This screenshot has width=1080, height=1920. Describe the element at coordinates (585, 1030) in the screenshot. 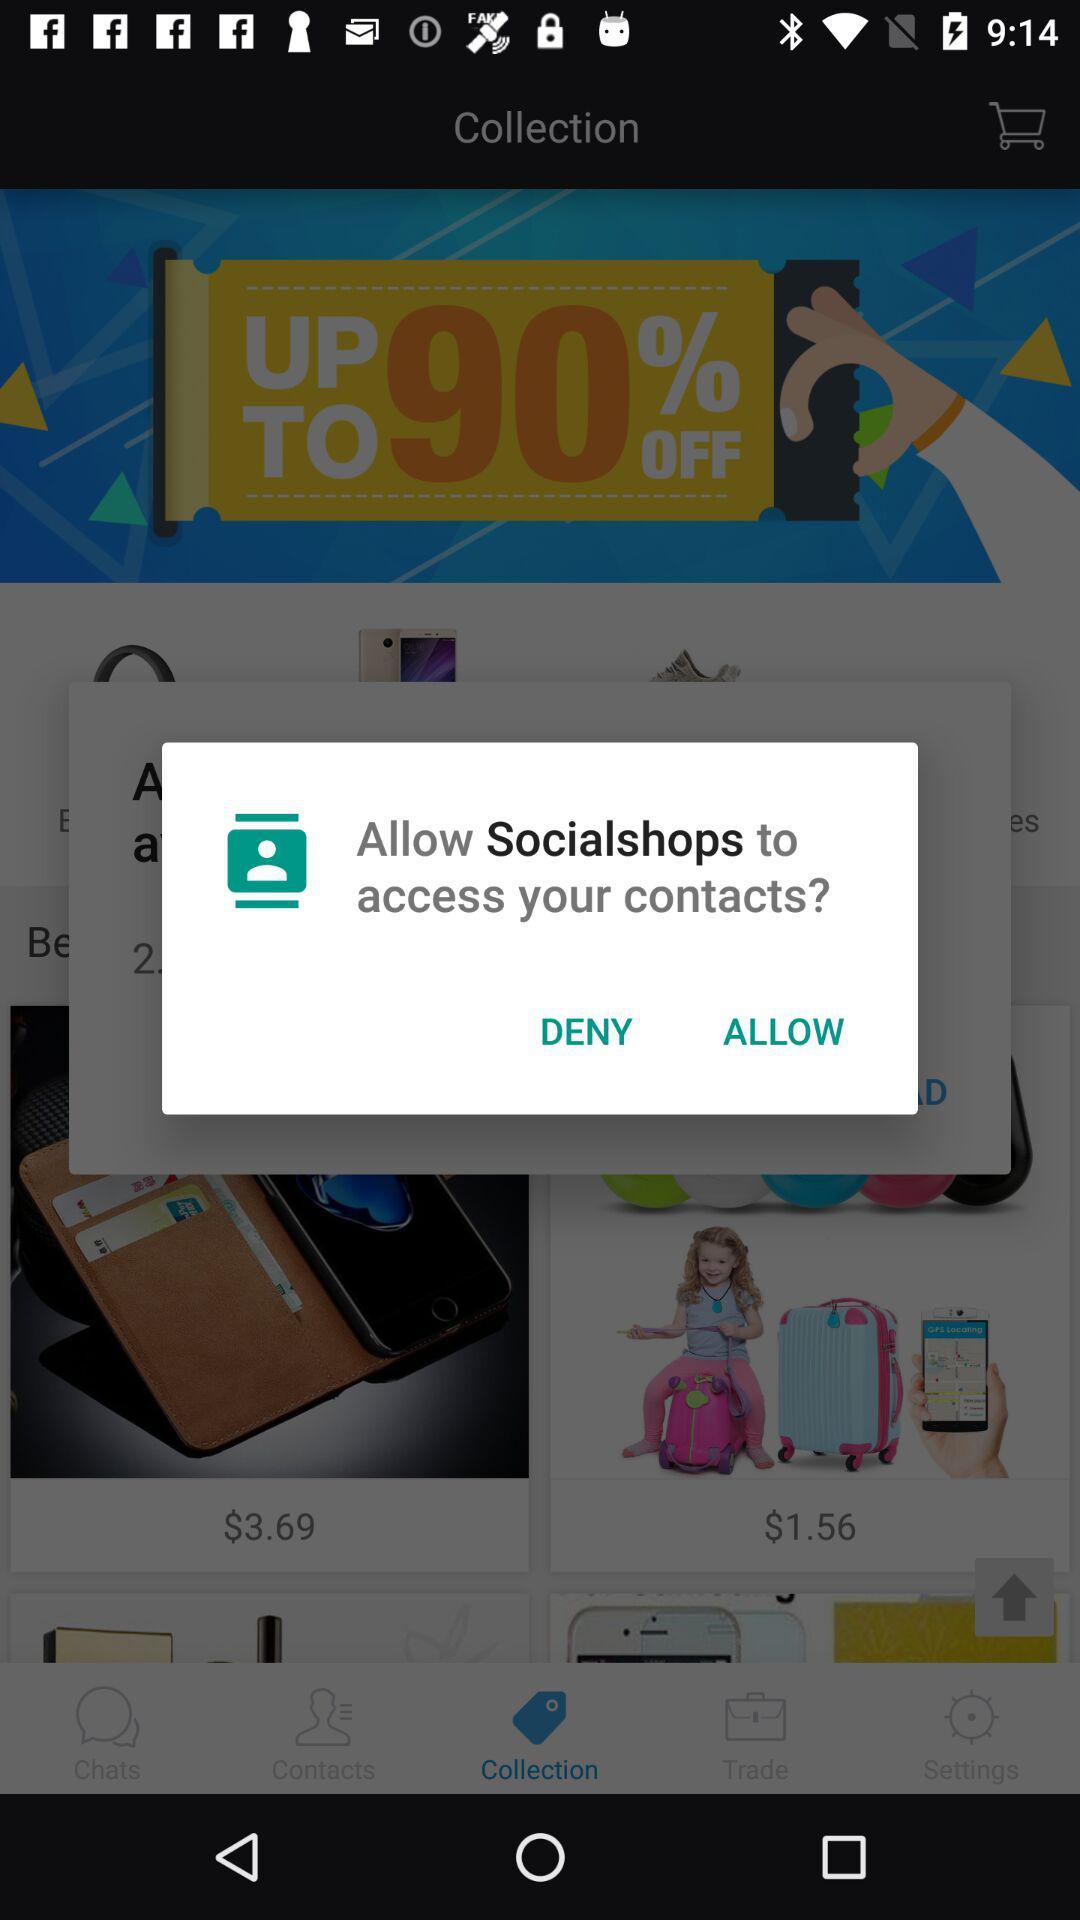

I see `deny` at that location.